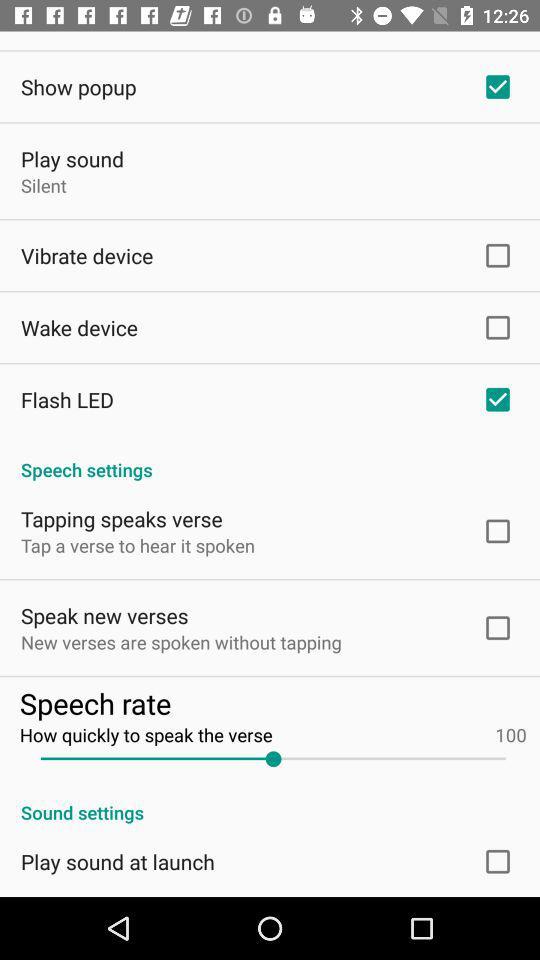 The height and width of the screenshot is (960, 540). What do you see at coordinates (86, 254) in the screenshot?
I see `the app above wake device` at bounding box center [86, 254].